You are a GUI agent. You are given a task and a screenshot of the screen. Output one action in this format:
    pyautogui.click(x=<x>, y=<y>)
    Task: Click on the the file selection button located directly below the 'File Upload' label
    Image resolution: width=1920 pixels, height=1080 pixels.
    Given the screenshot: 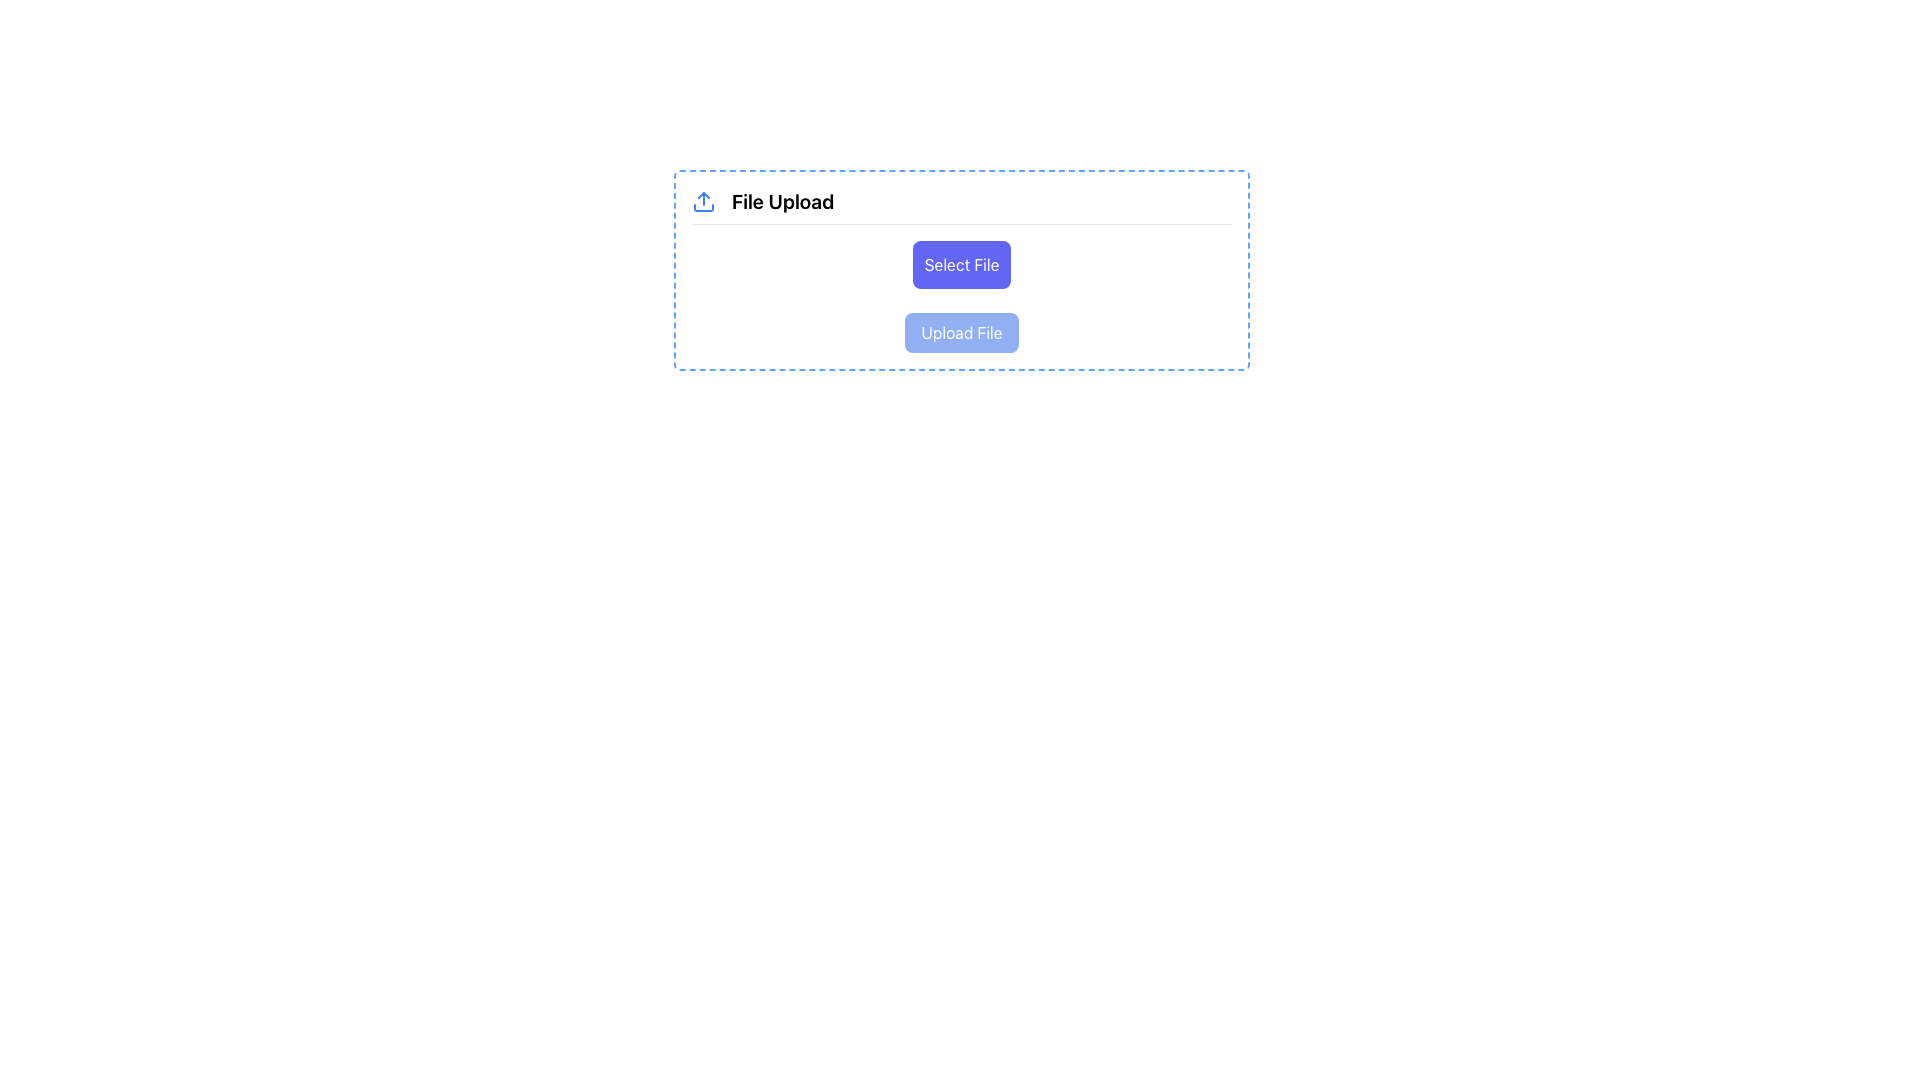 What is the action you would take?
    pyautogui.click(x=961, y=264)
    